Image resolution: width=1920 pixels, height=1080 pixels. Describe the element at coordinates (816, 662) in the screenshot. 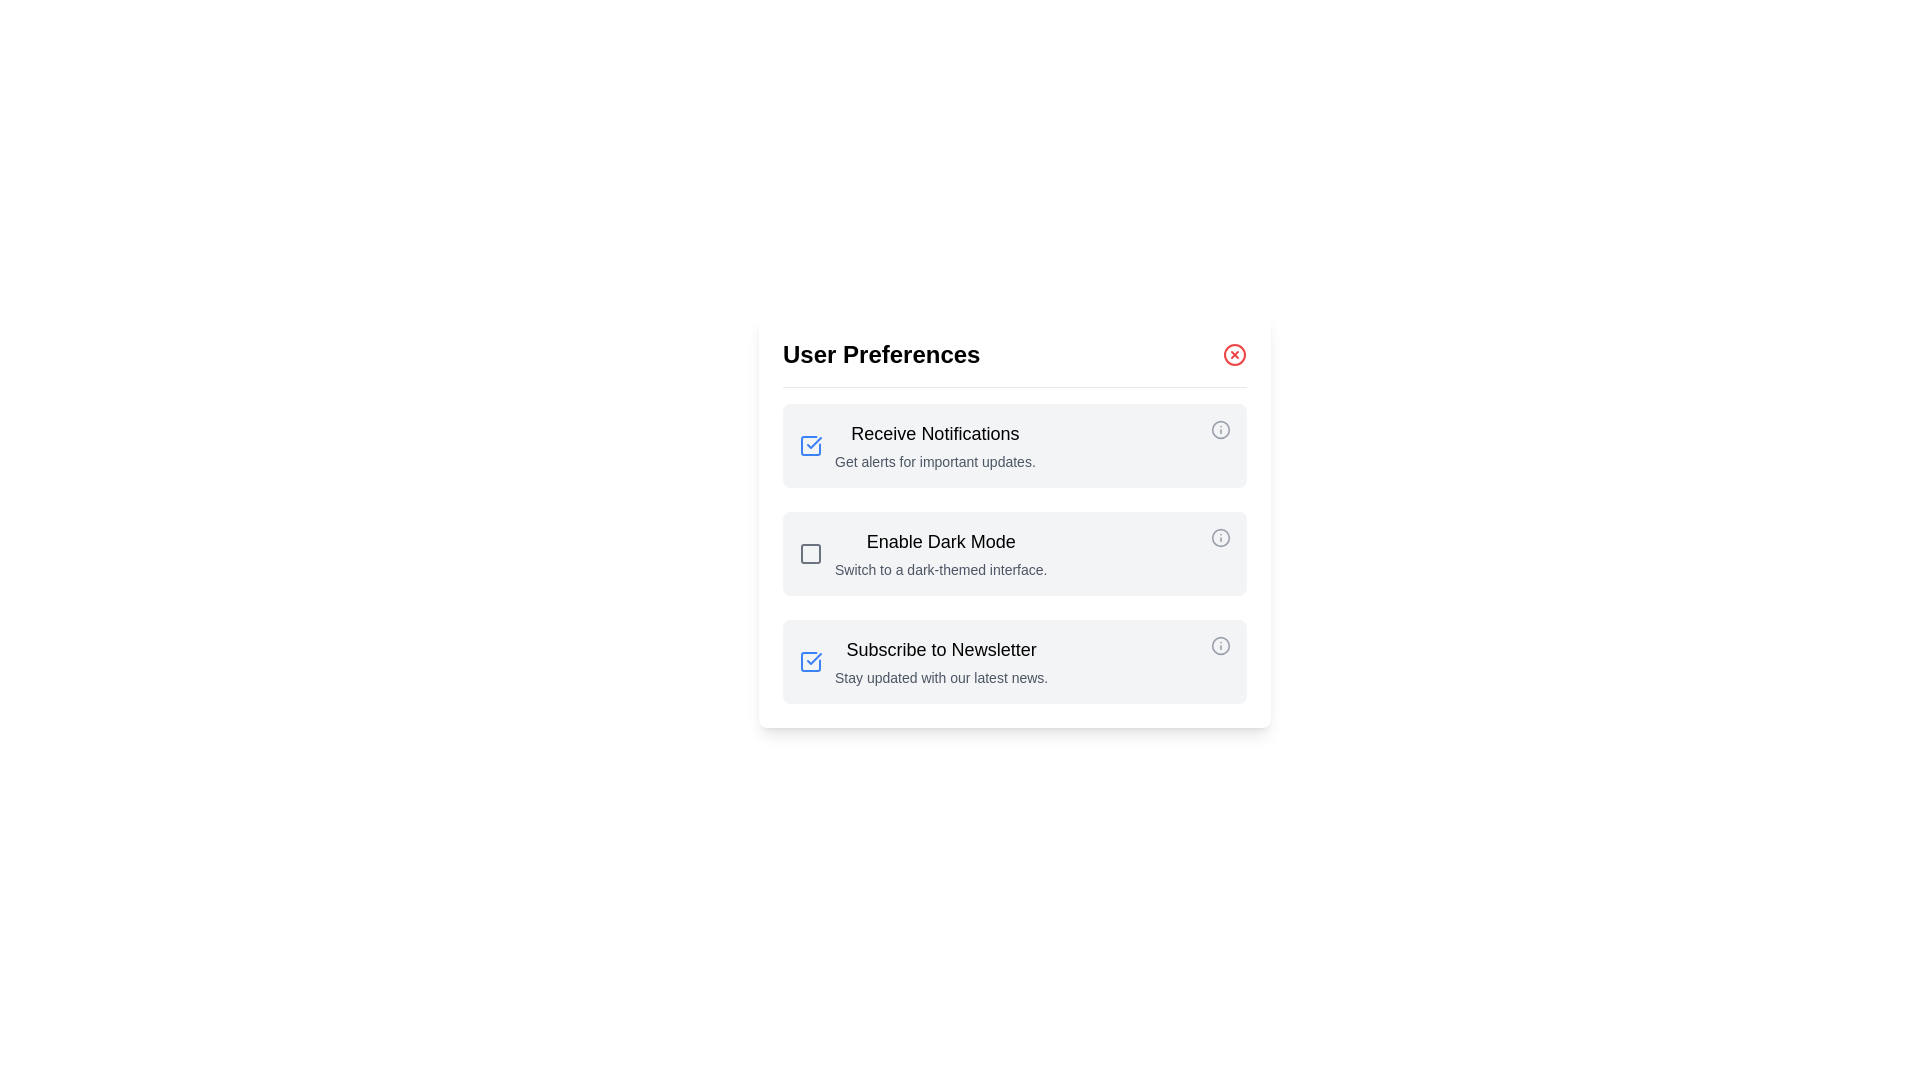

I see `the checkbox represented by a blue square outline with a checkmark in the center, located to the far left of the 'Subscribe to Newsletter' label` at that location.